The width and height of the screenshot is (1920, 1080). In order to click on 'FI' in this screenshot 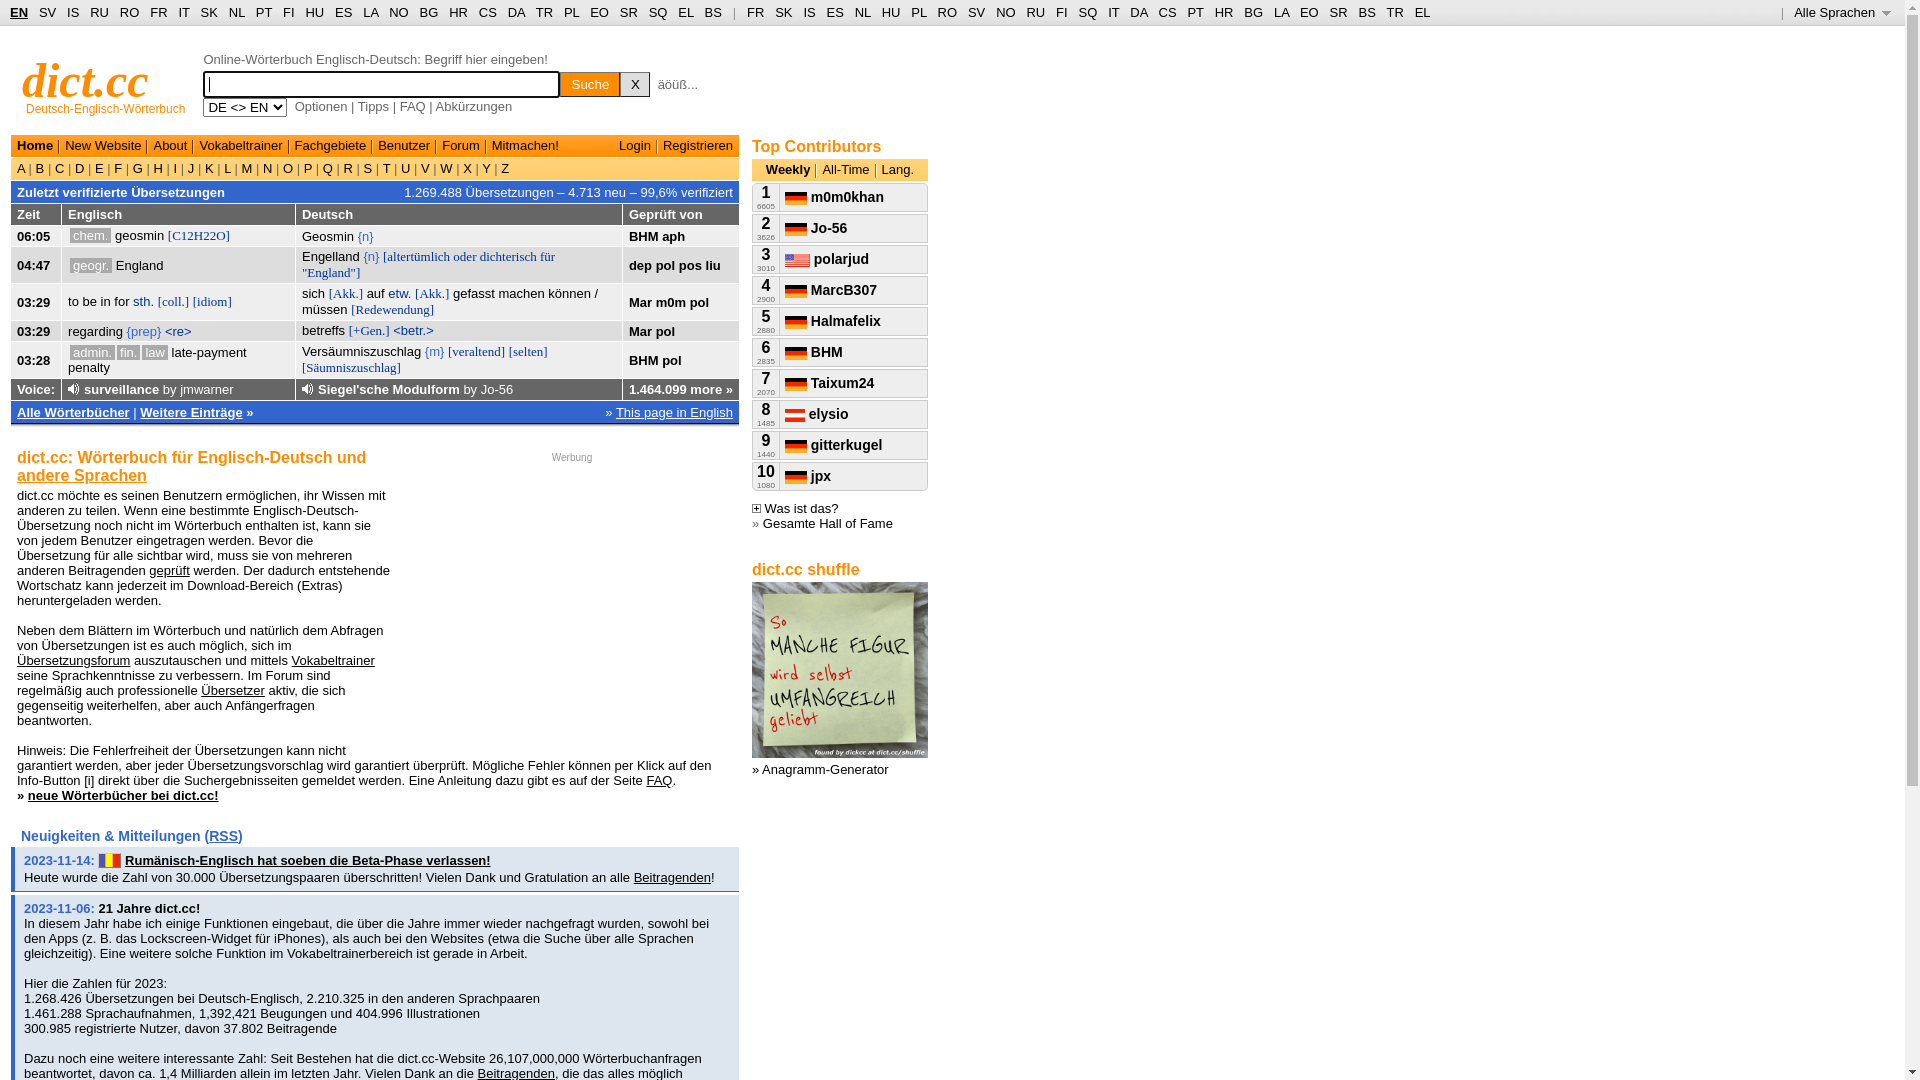, I will do `click(287, 12)`.